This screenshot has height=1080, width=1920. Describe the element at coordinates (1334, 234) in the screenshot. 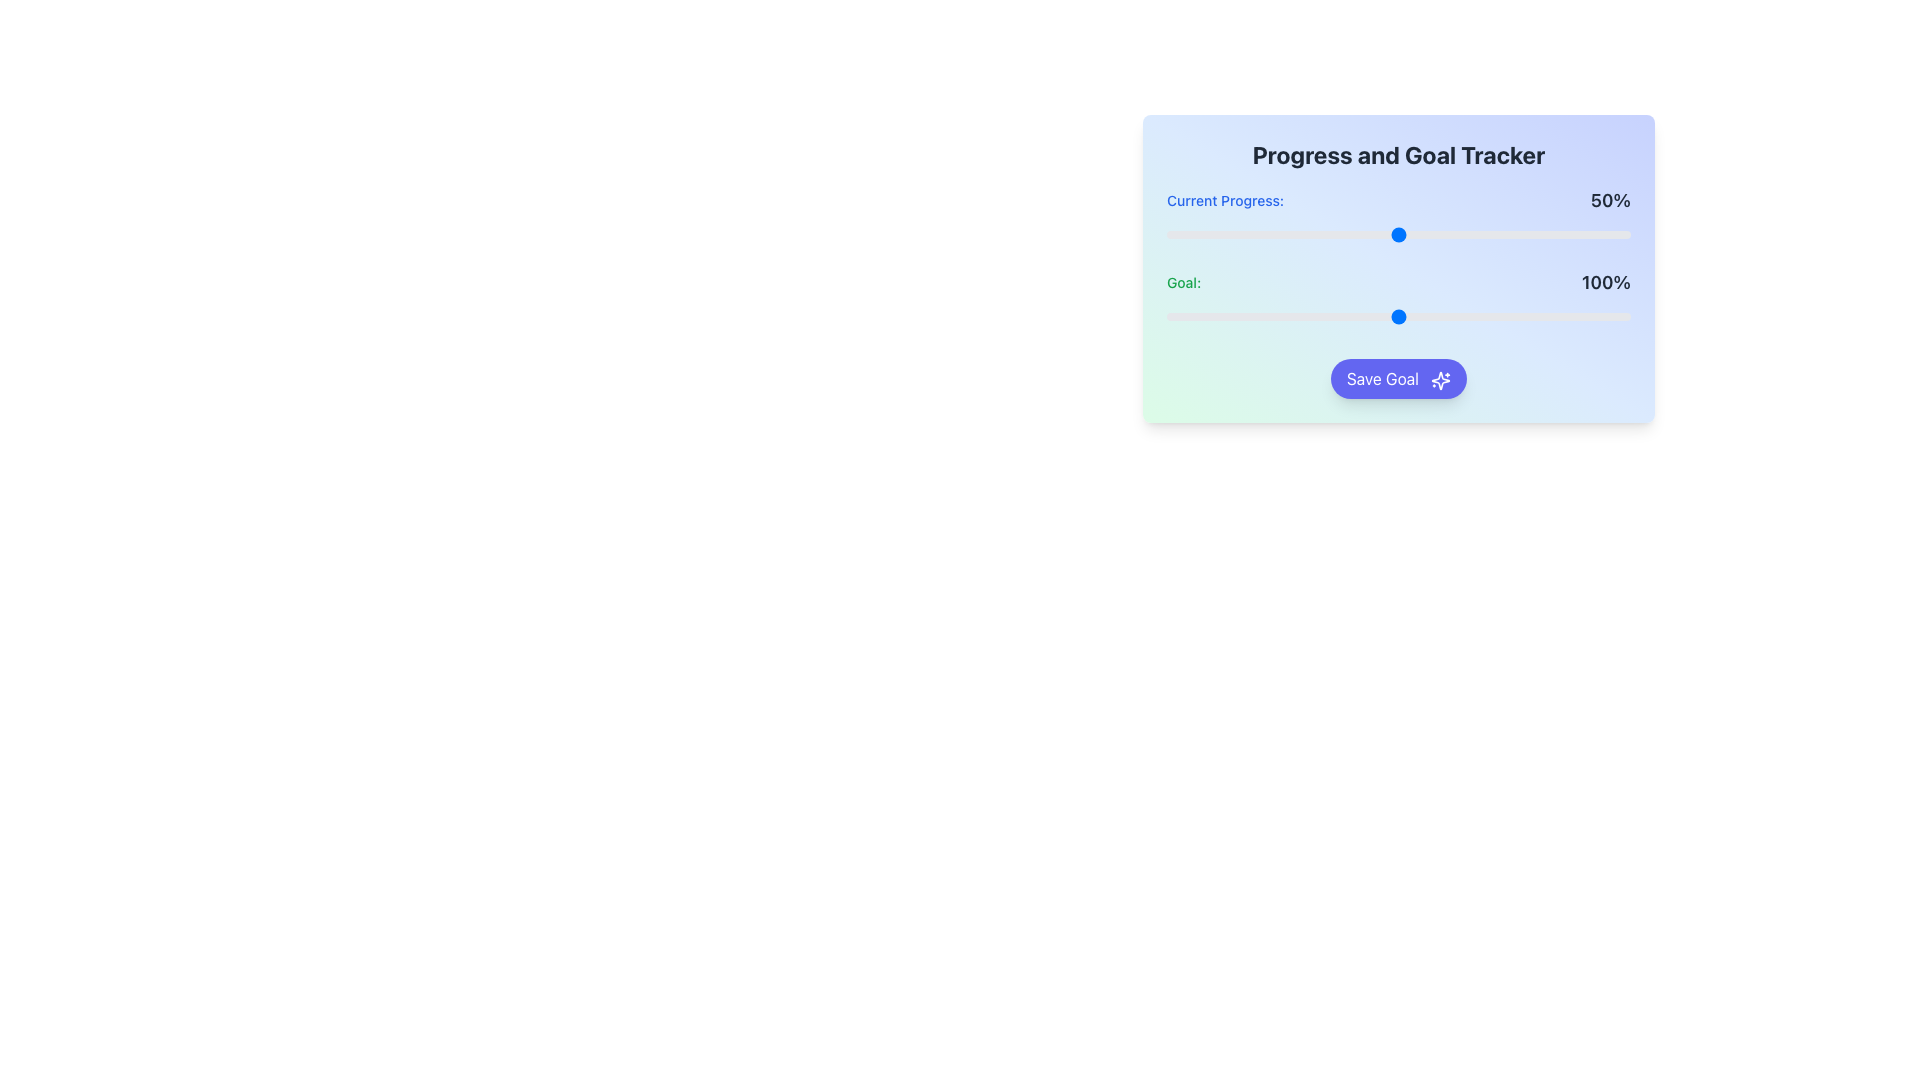

I see `the slider` at that location.